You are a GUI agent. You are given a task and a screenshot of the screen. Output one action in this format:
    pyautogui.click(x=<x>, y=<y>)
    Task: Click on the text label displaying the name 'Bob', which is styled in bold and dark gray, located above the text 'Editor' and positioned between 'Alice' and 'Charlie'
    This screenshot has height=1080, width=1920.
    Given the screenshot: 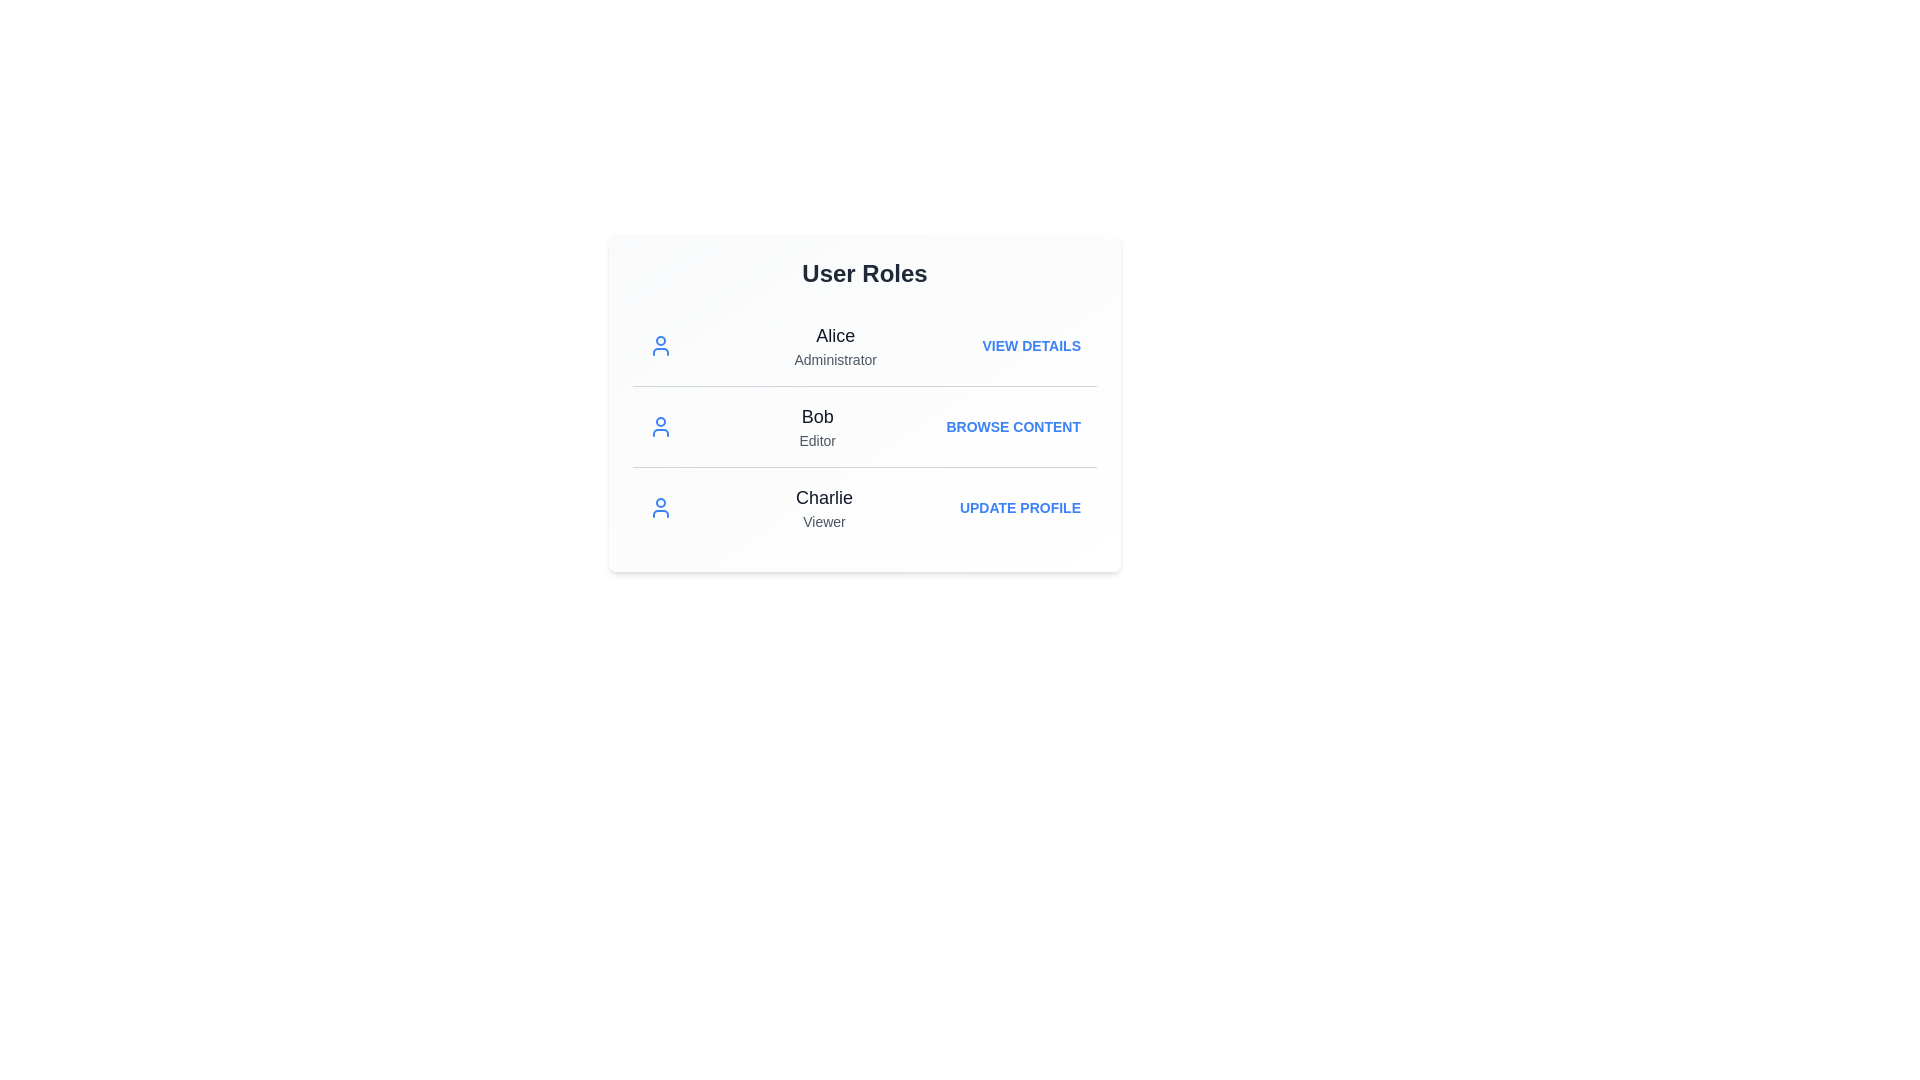 What is the action you would take?
    pyautogui.click(x=817, y=415)
    